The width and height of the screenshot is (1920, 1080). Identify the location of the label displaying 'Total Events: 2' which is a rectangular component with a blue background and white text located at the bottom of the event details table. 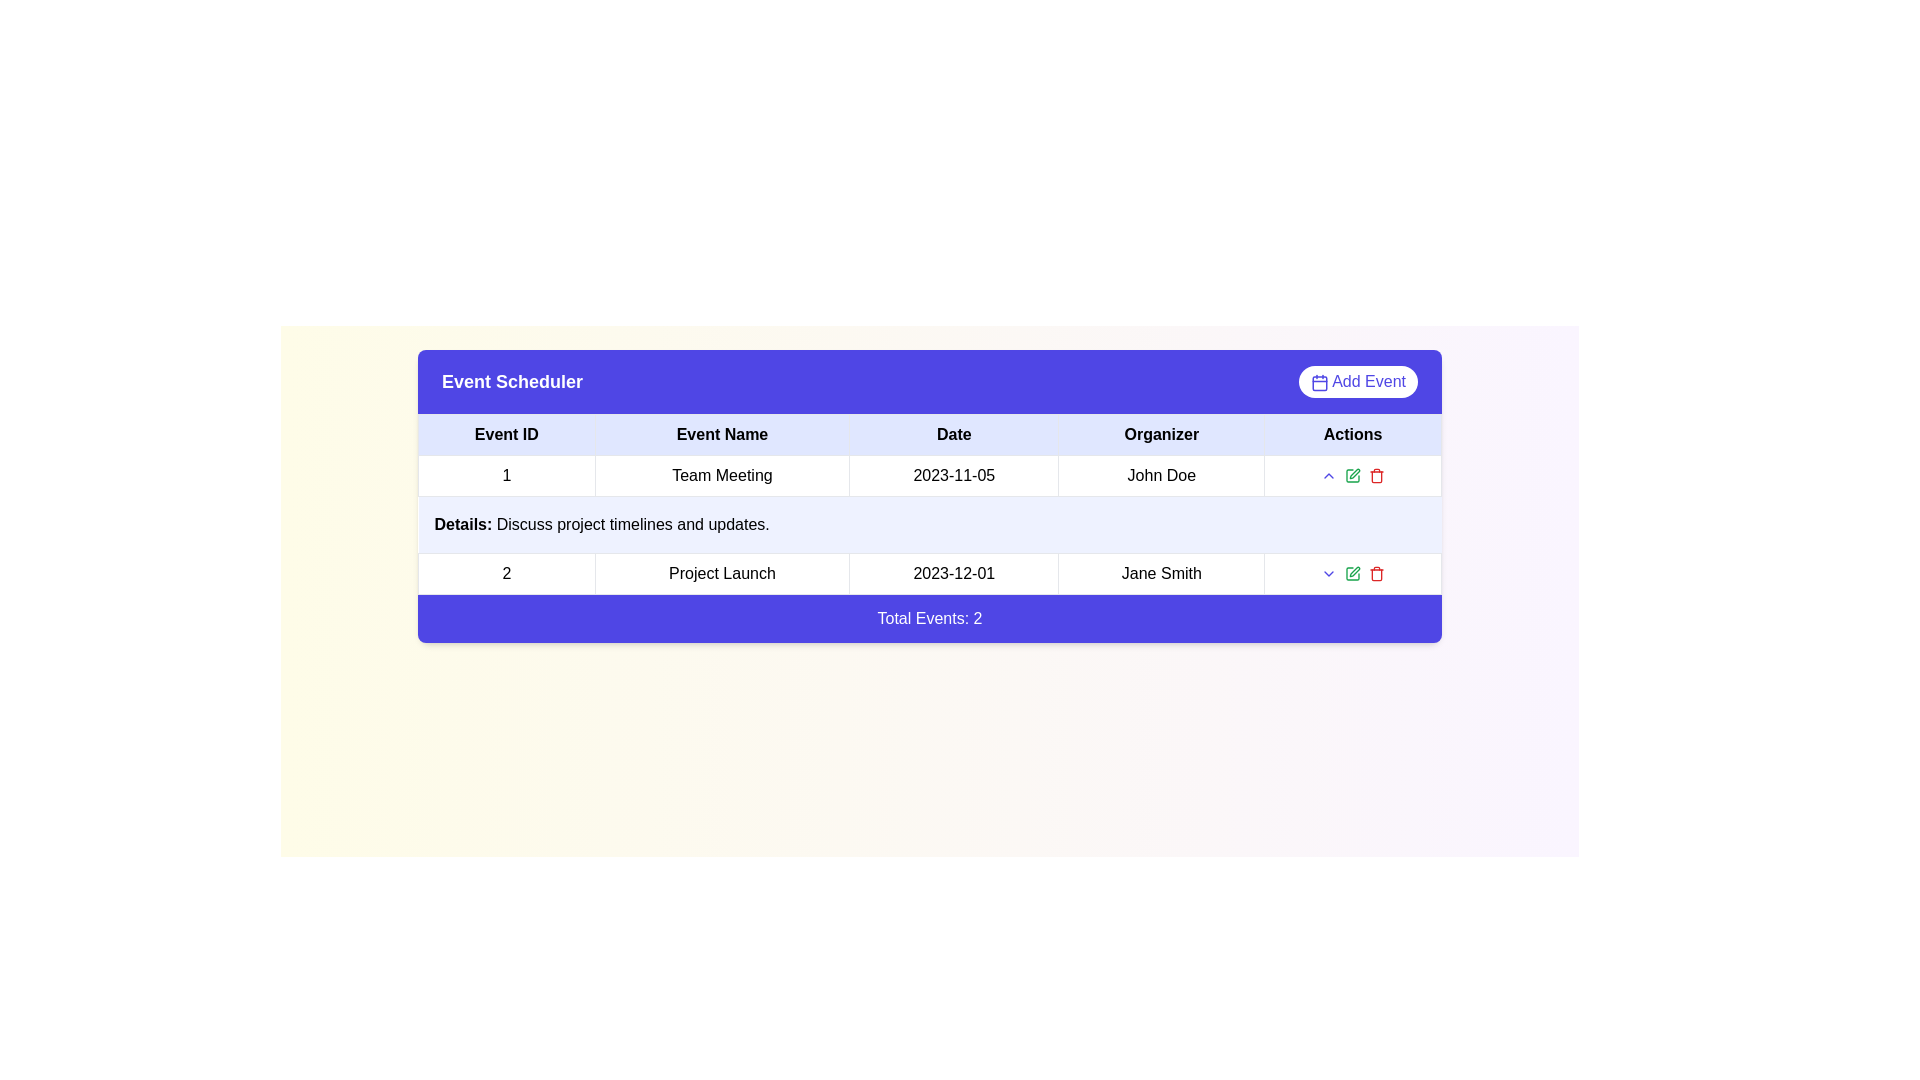
(929, 617).